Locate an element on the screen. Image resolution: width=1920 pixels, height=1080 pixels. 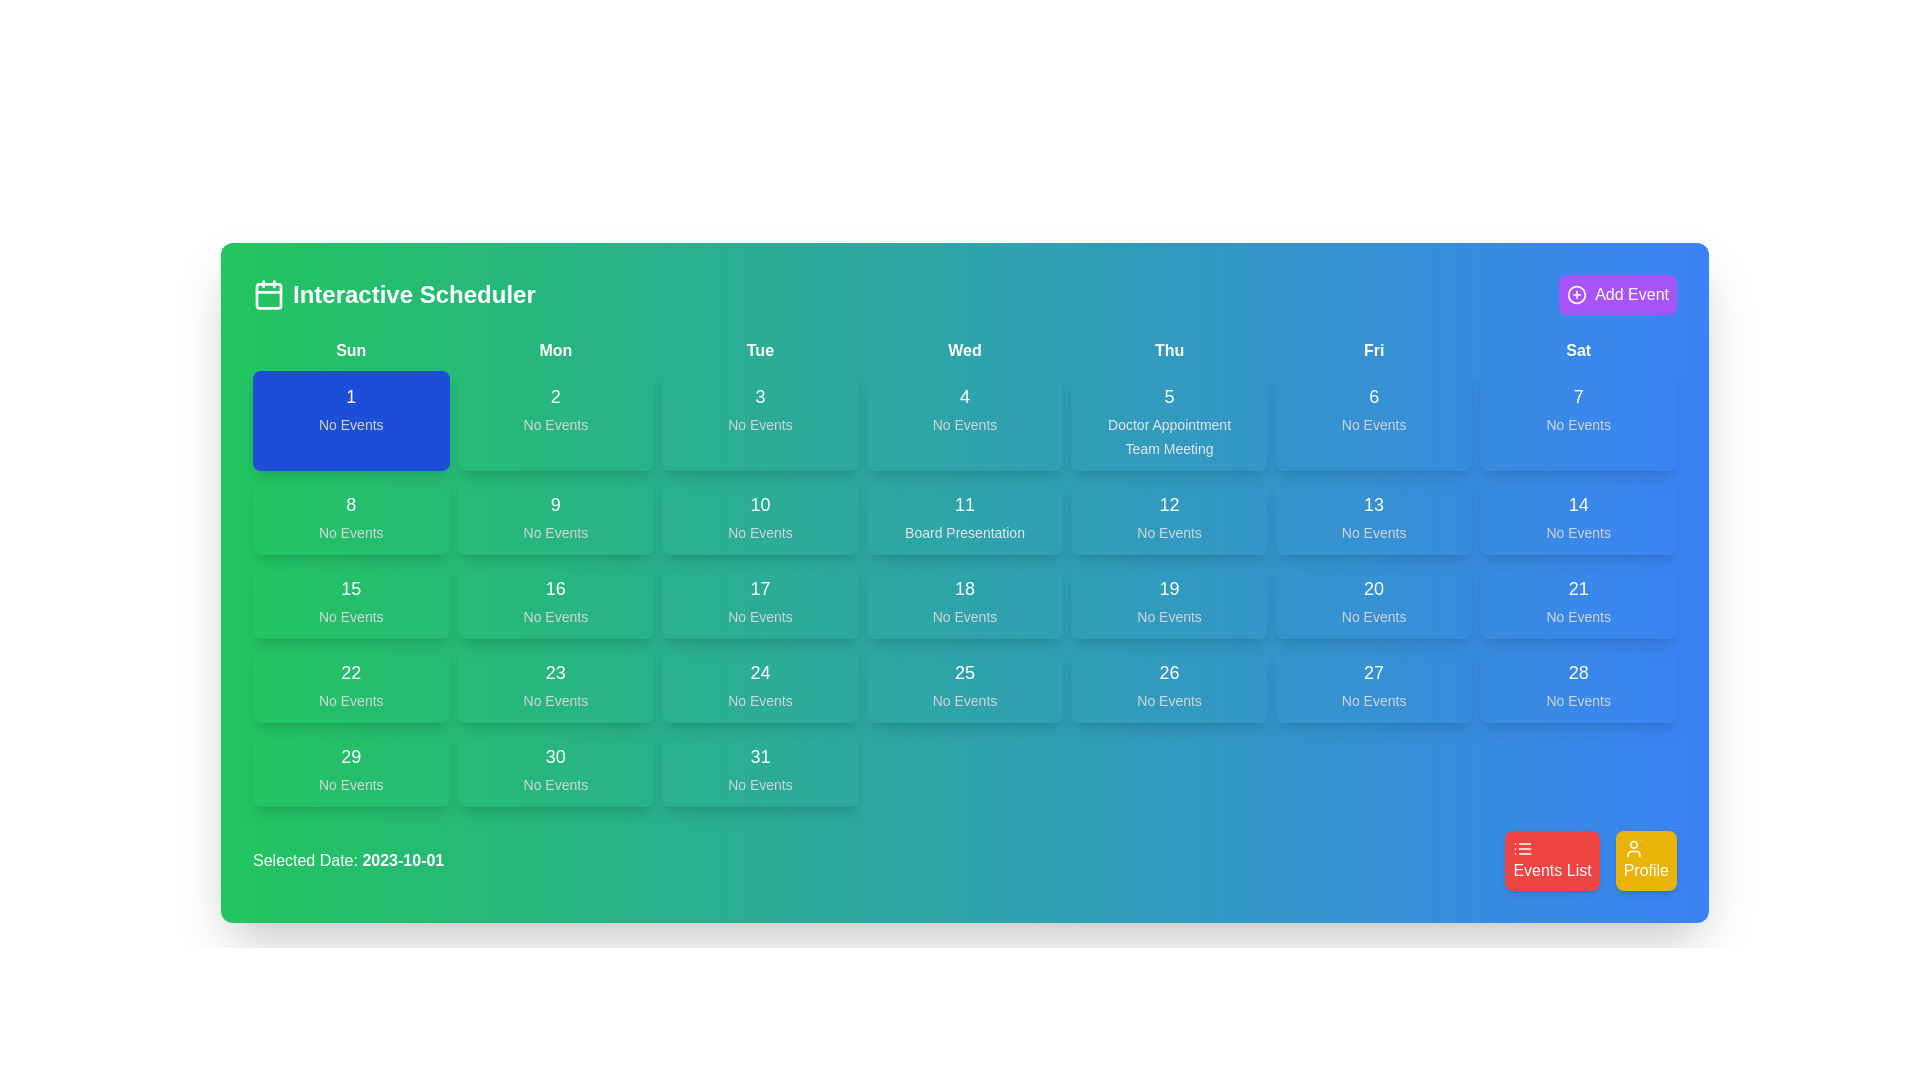
the text label displaying 'Mon', which is bold and white on a green background, located in the second position of the top row in the grid layout for days of the week is located at coordinates (555, 350).